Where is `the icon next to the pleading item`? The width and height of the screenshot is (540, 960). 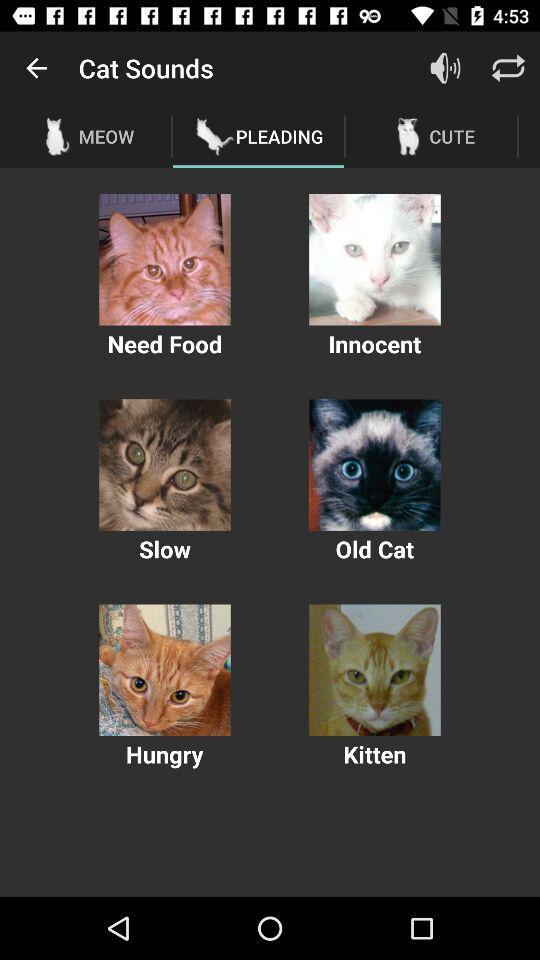 the icon next to the pleading item is located at coordinates (445, 68).